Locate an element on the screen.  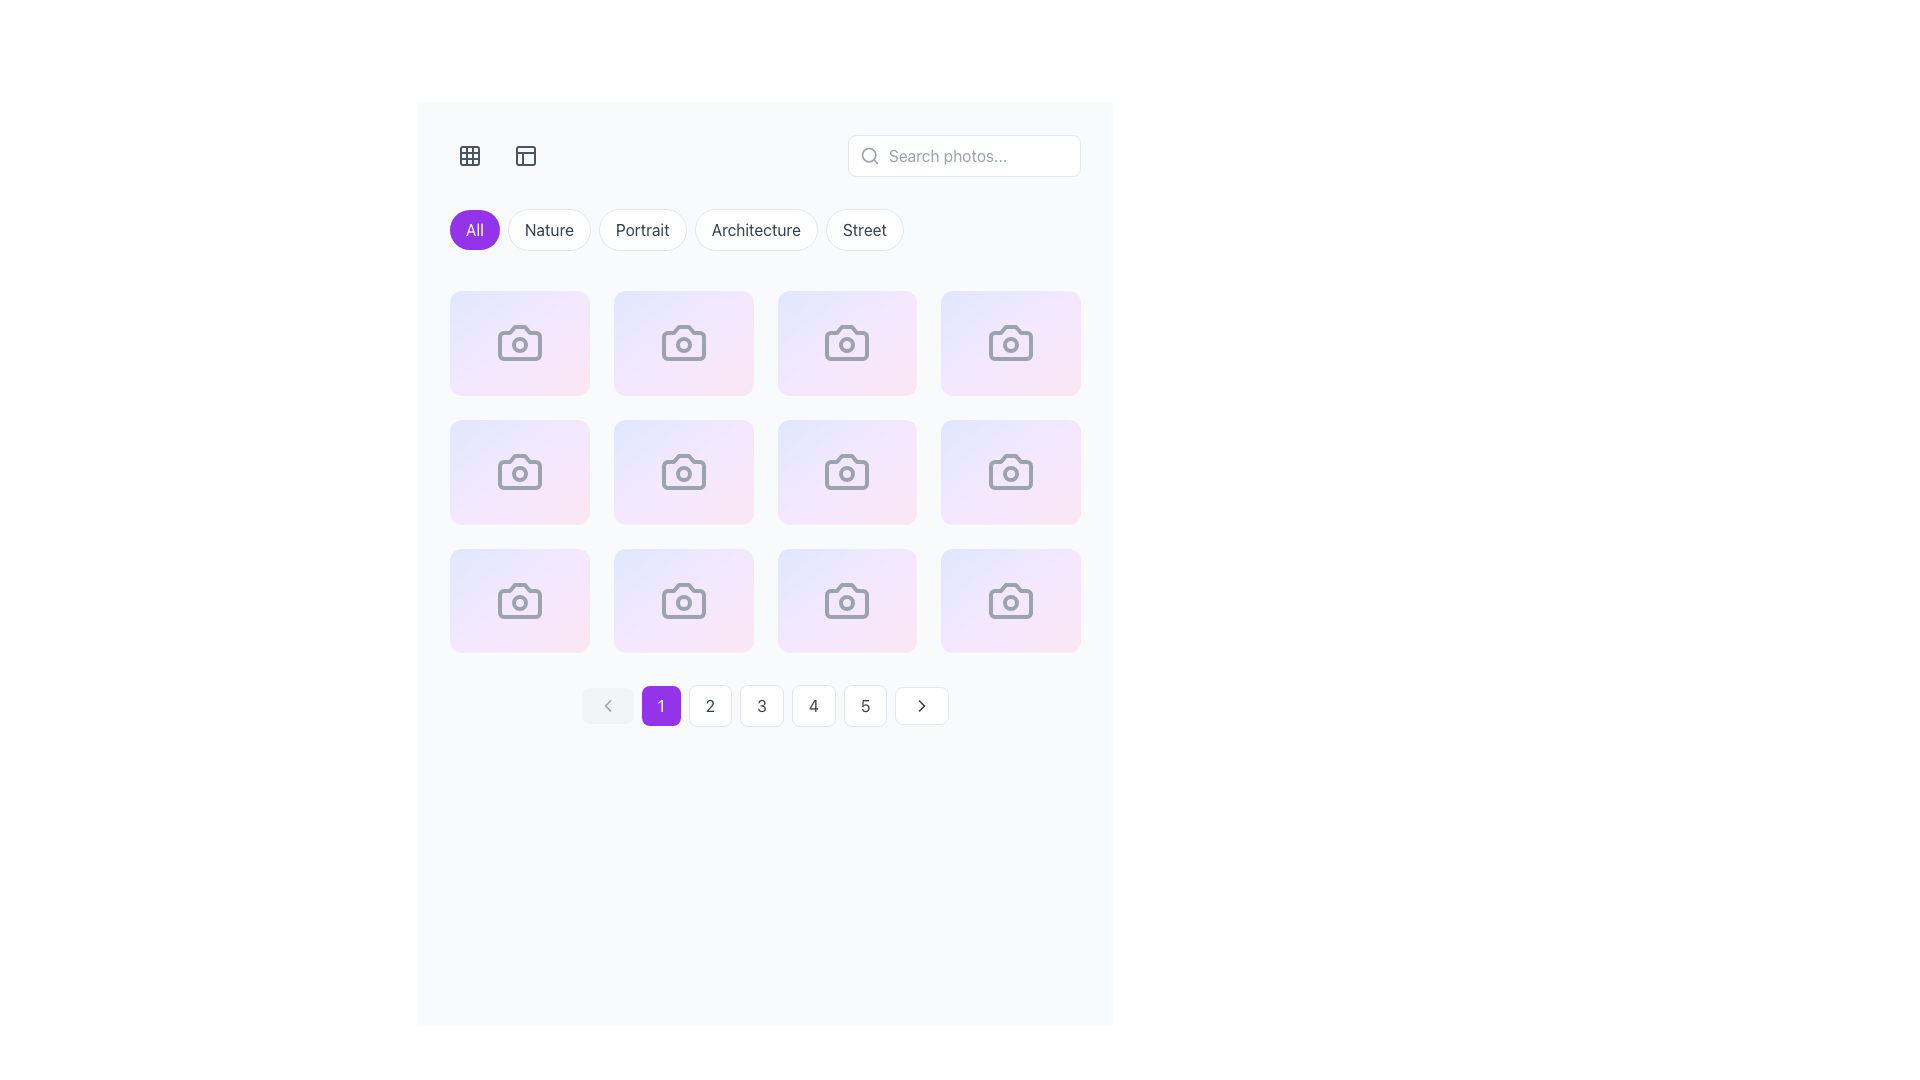
the rectangular button with rounded corners, which has a white background and a right-facing chevron icon, located at the far-right of the pagination bar adjacent to button '5' is located at coordinates (921, 705).